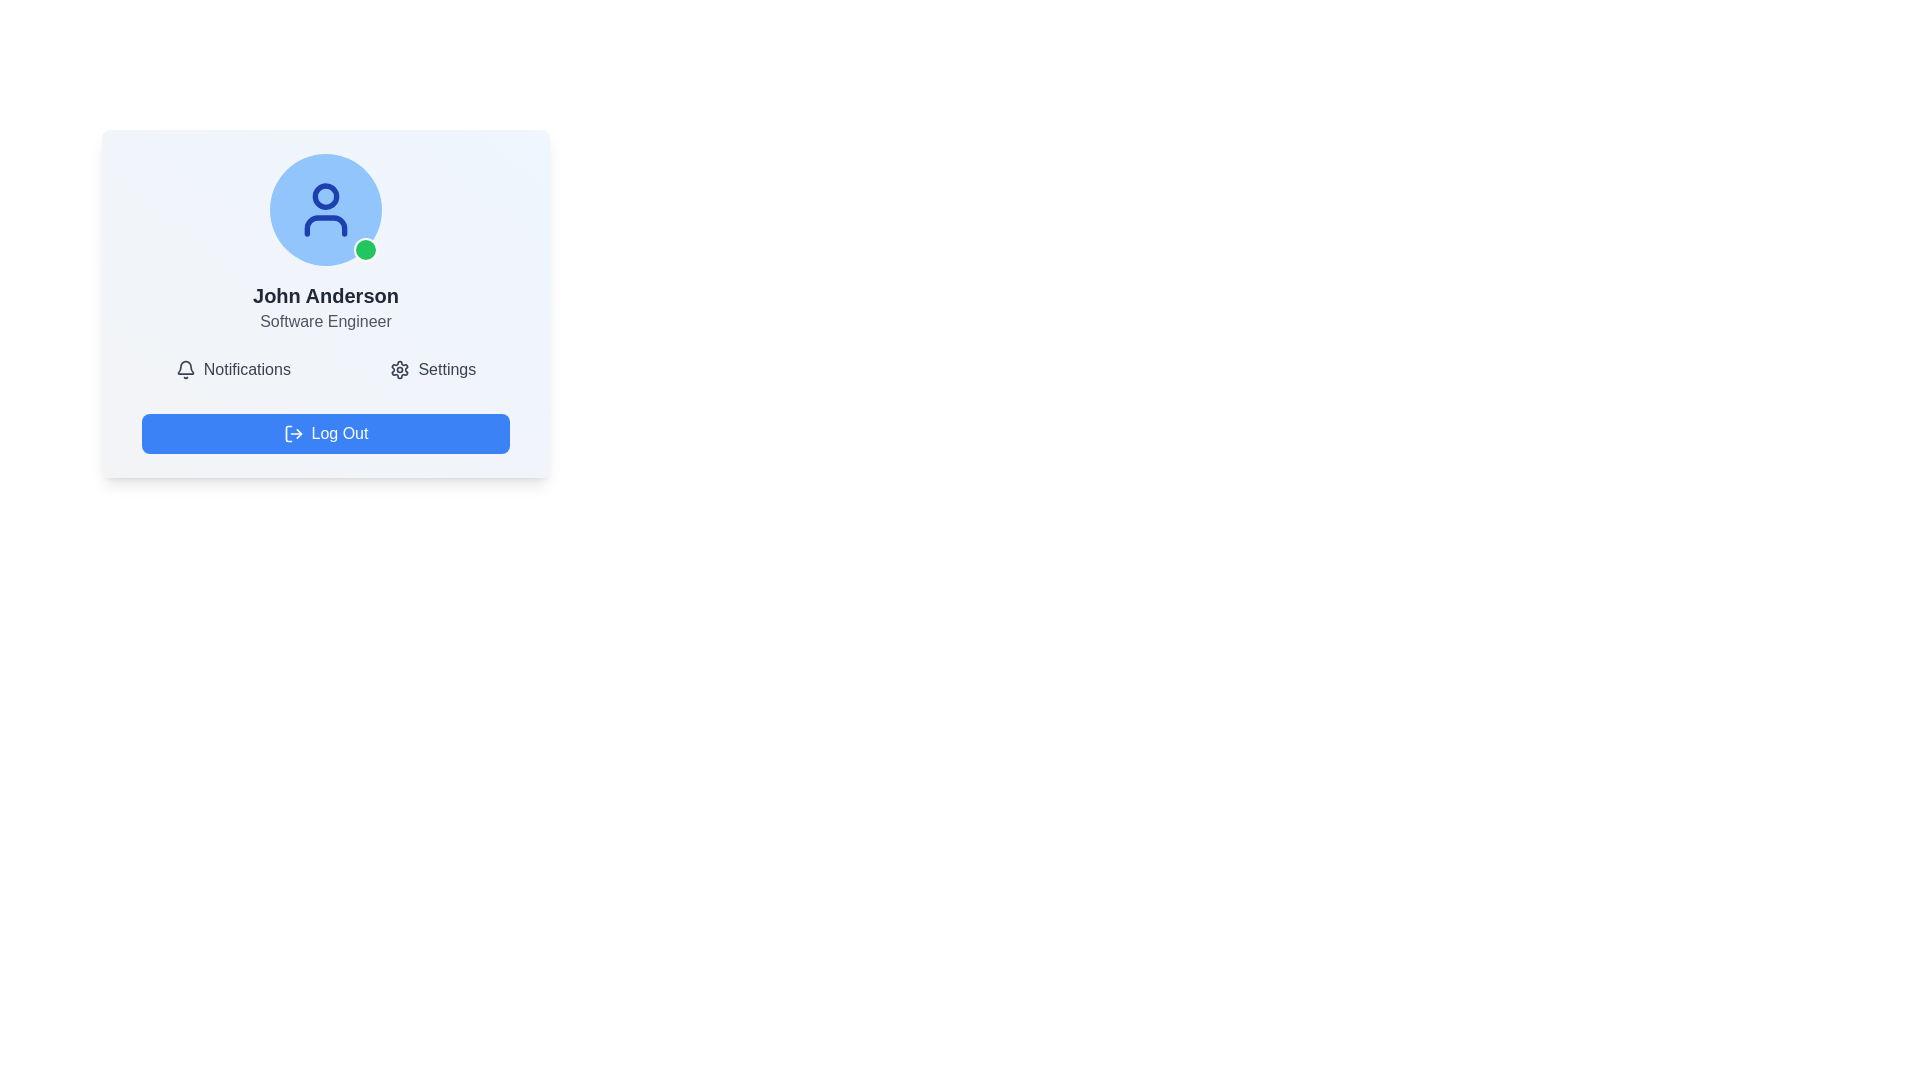 The image size is (1920, 1080). I want to click on the 'Notifications' button which features a bell icon and gray text, so click(233, 370).